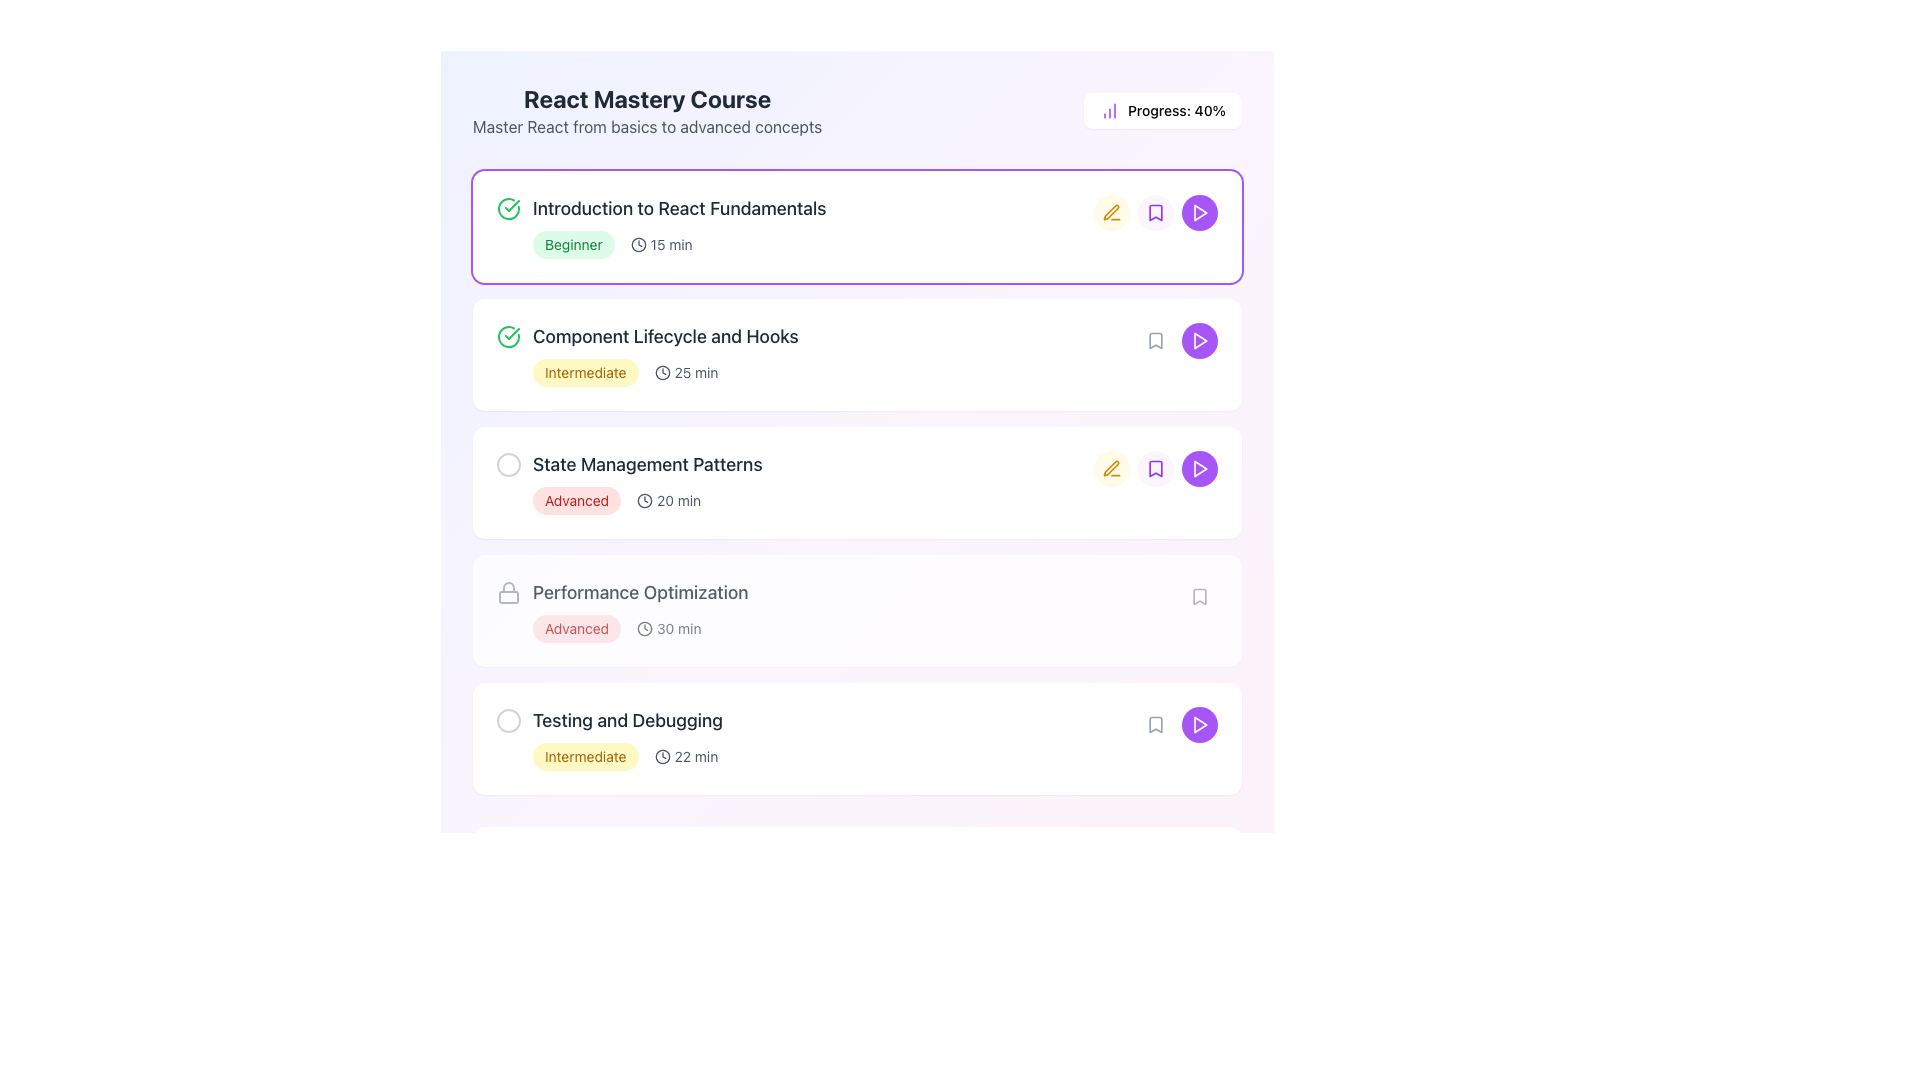 The width and height of the screenshot is (1920, 1080). What do you see at coordinates (1200, 725) in the screenshot?
I see `the play icon within the circular button on the far-right side of the last row in the course modules list` at bounding box center [1200, 725].